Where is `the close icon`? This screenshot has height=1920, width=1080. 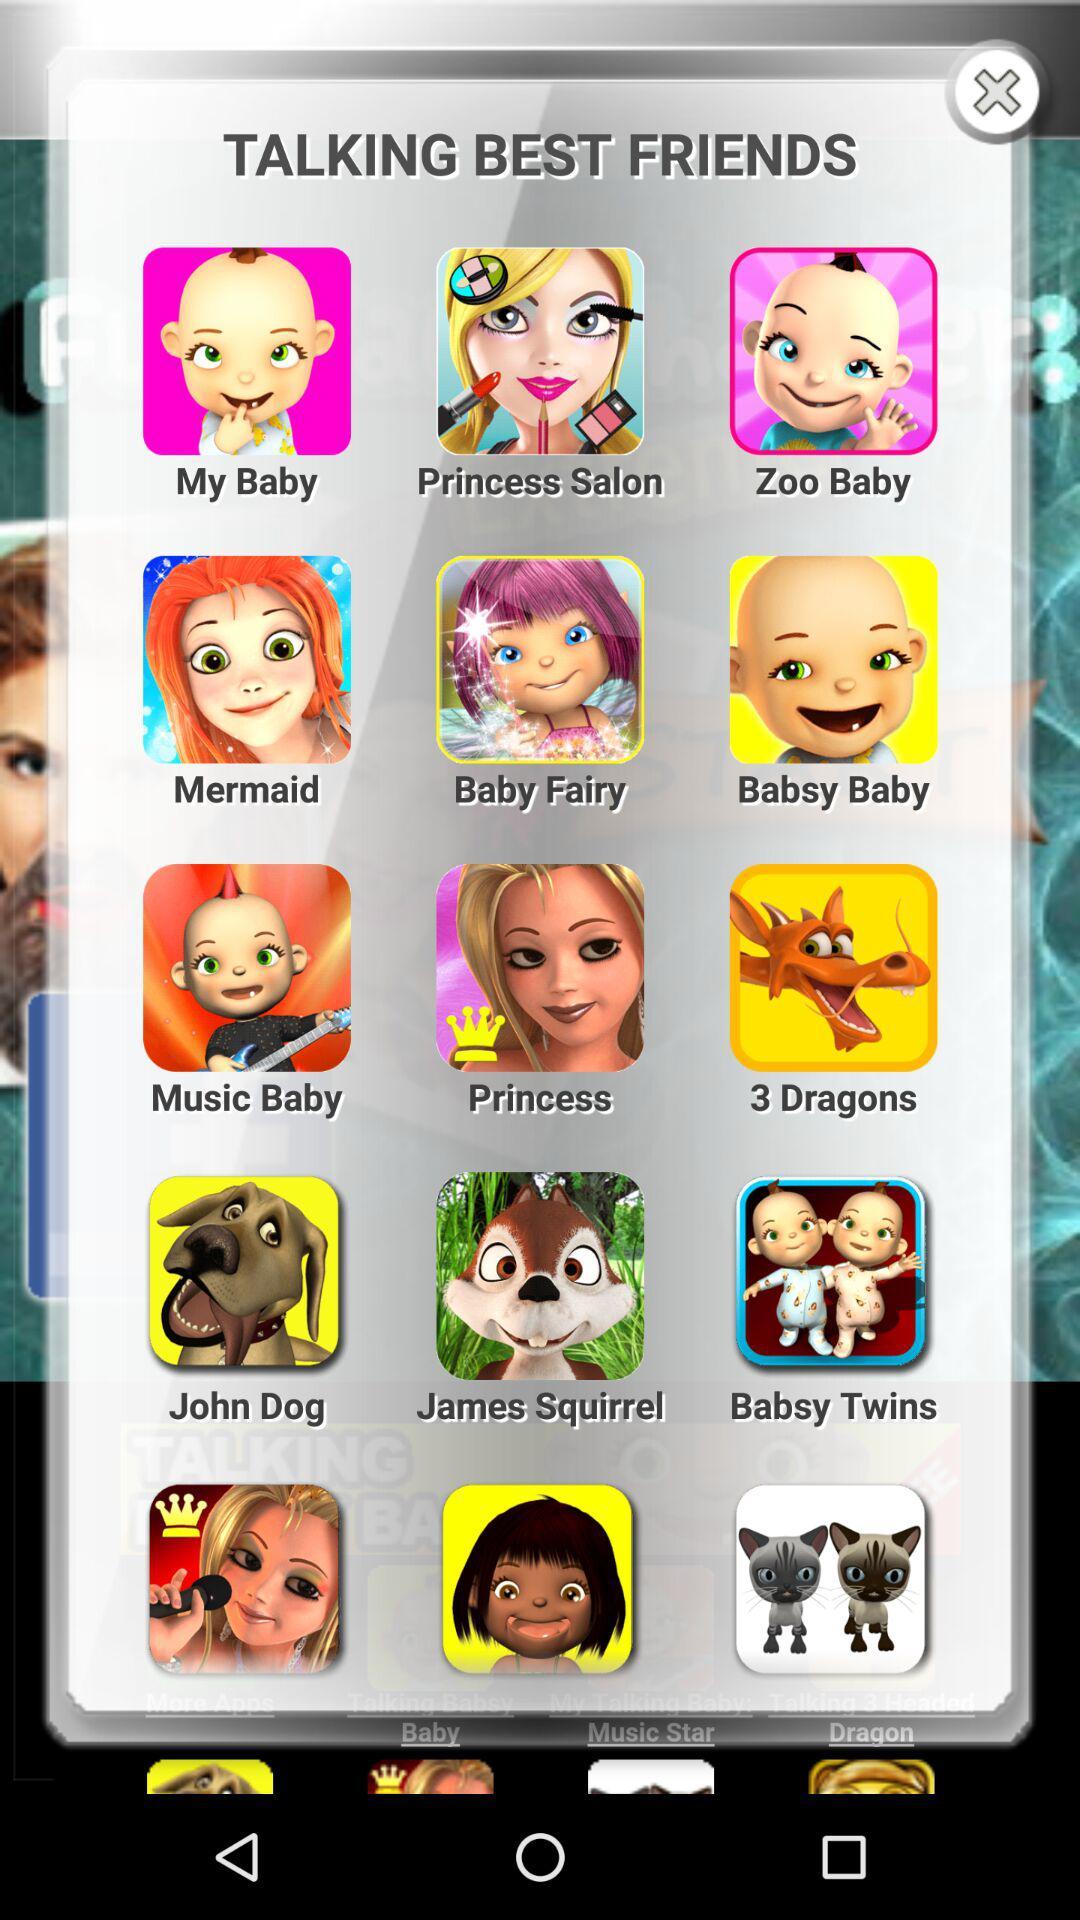
the close icon is located at coordinates (1001, 100).